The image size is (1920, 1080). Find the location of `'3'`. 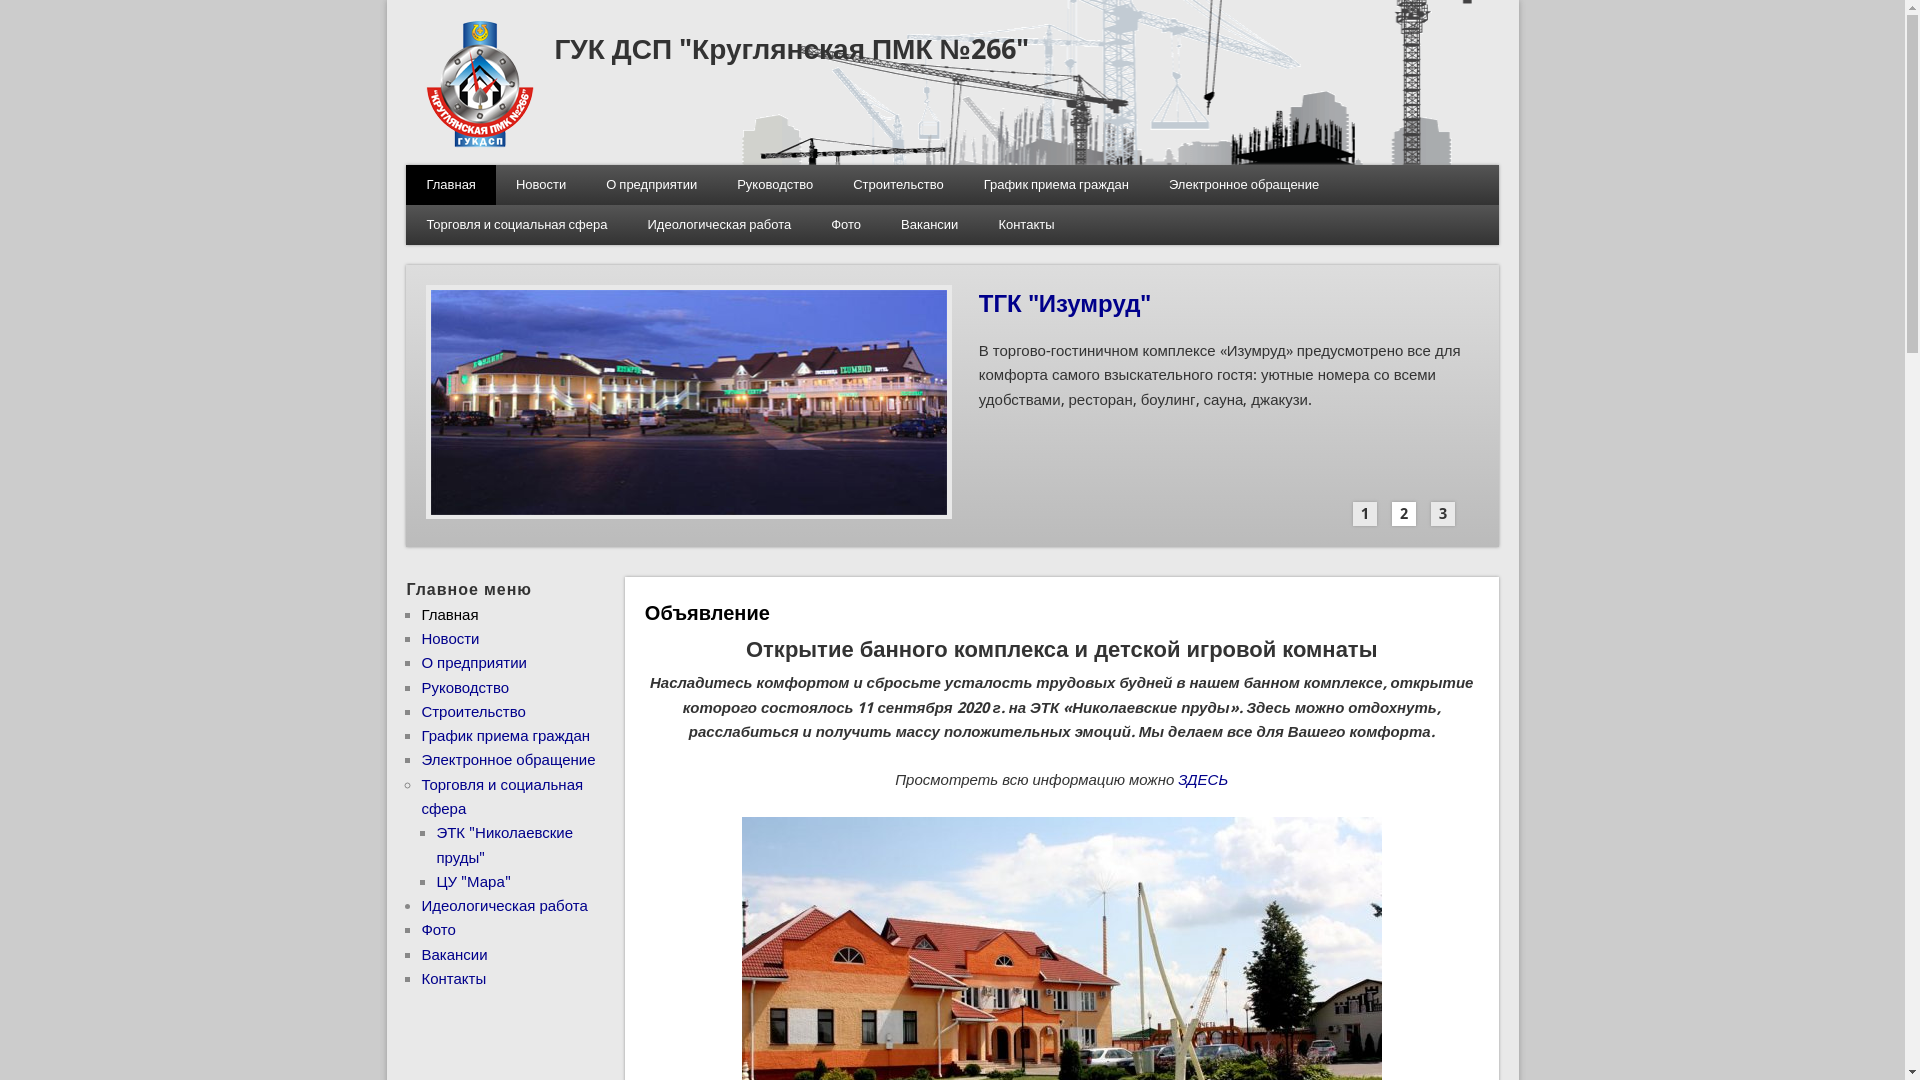

'3' is located at coordinates (1443, 512).